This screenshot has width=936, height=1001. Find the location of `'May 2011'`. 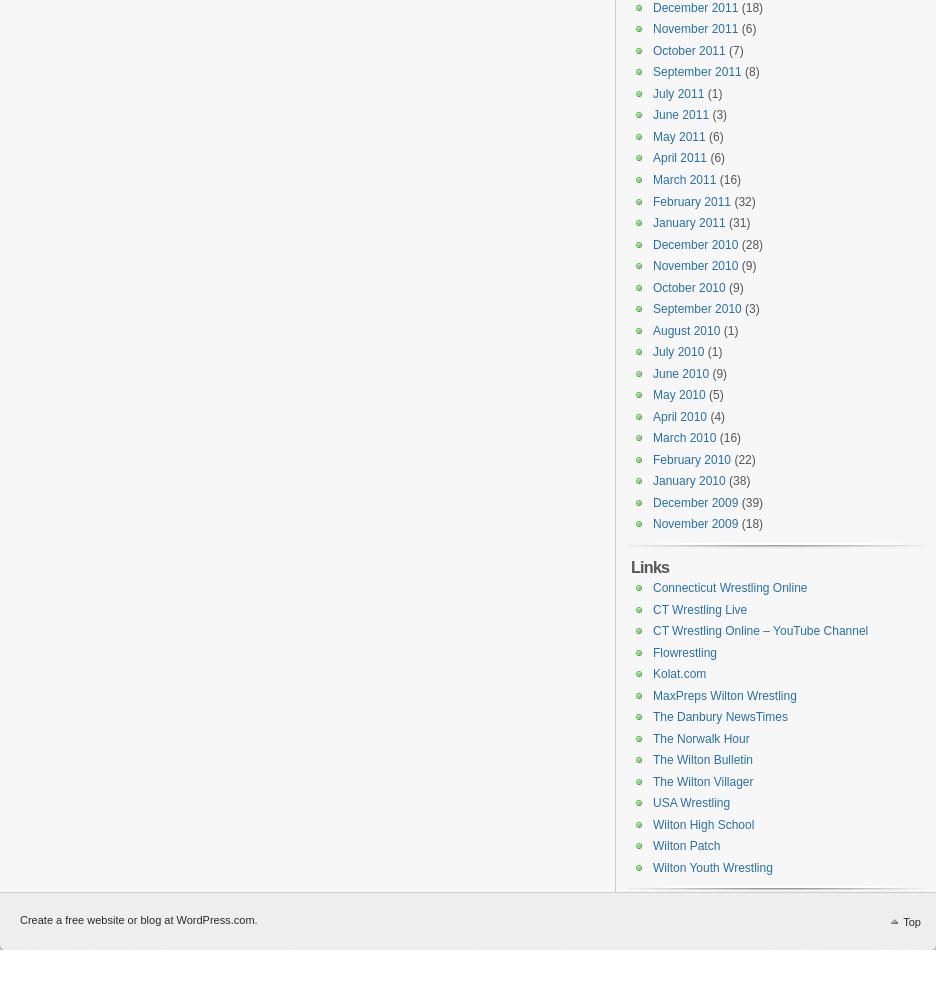

'May 2011' is located at coordinates (678, 135).